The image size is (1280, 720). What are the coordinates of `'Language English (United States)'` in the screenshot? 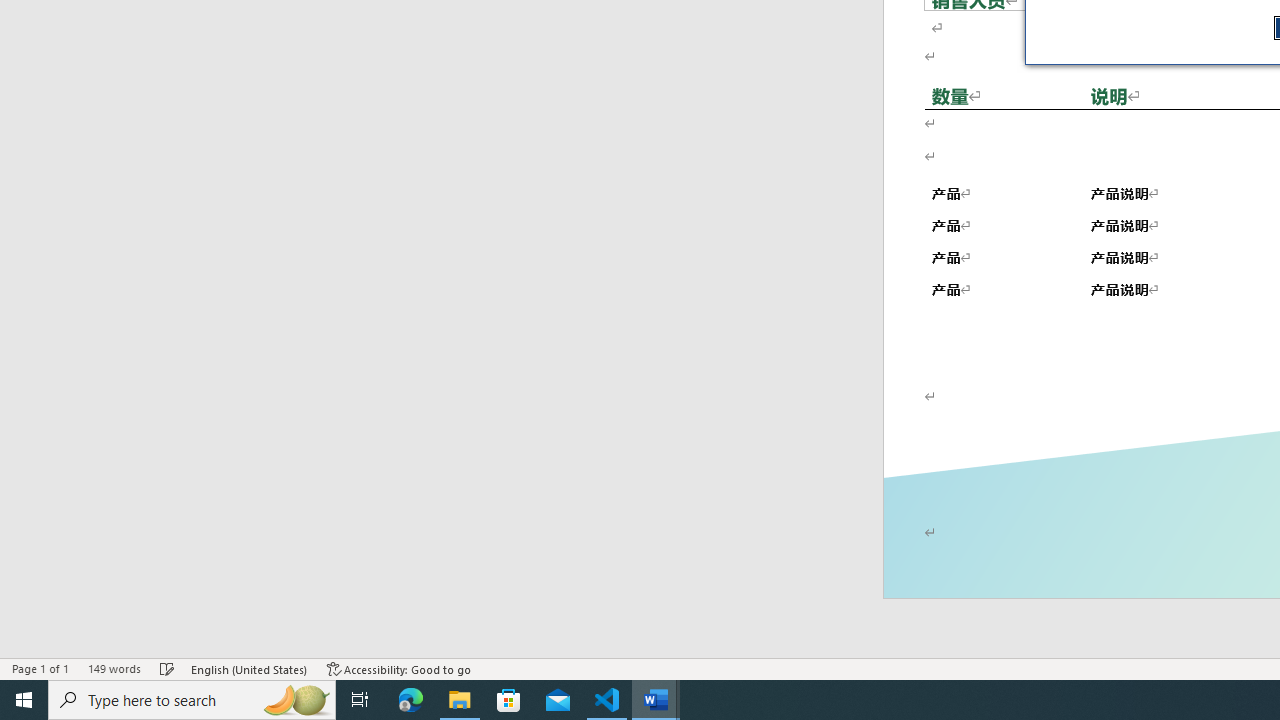 It's located at (249, 669).